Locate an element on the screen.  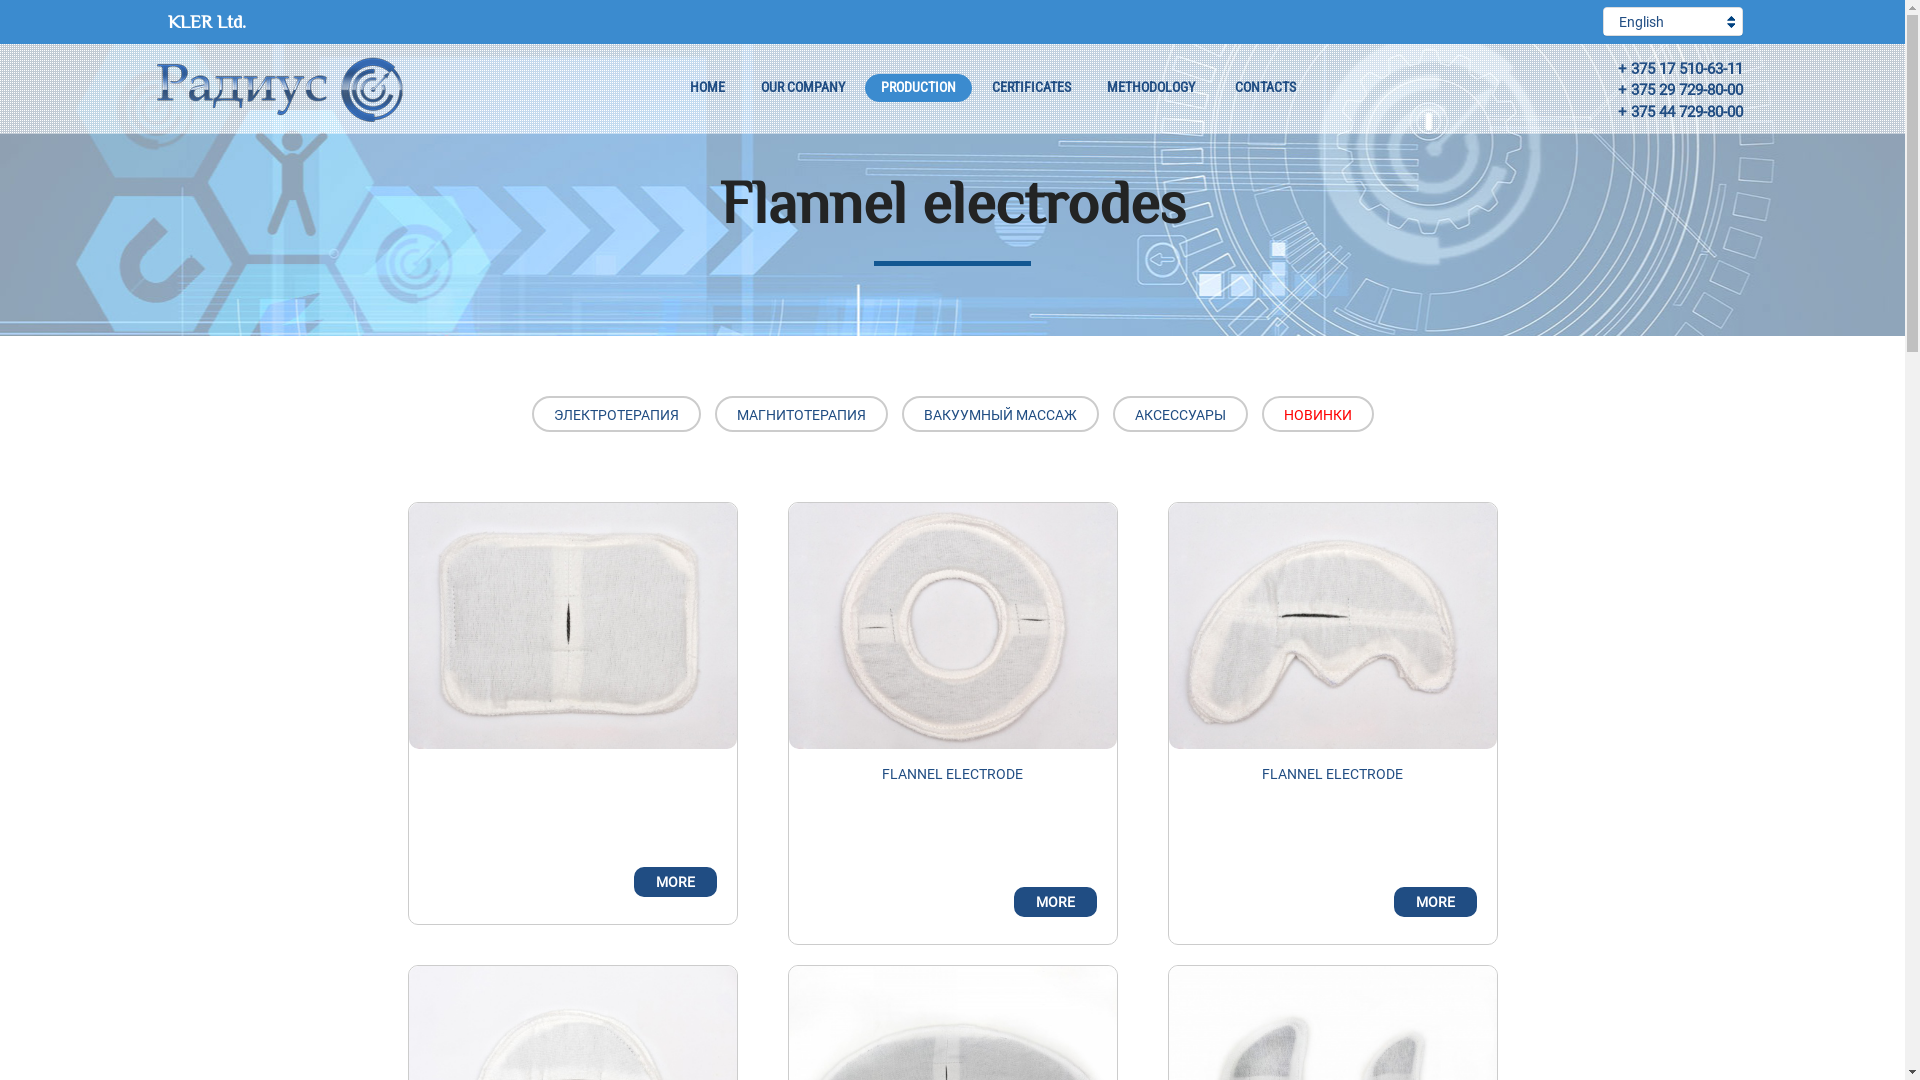
'OUR COMPANY' is located at coordinates (743, 87).